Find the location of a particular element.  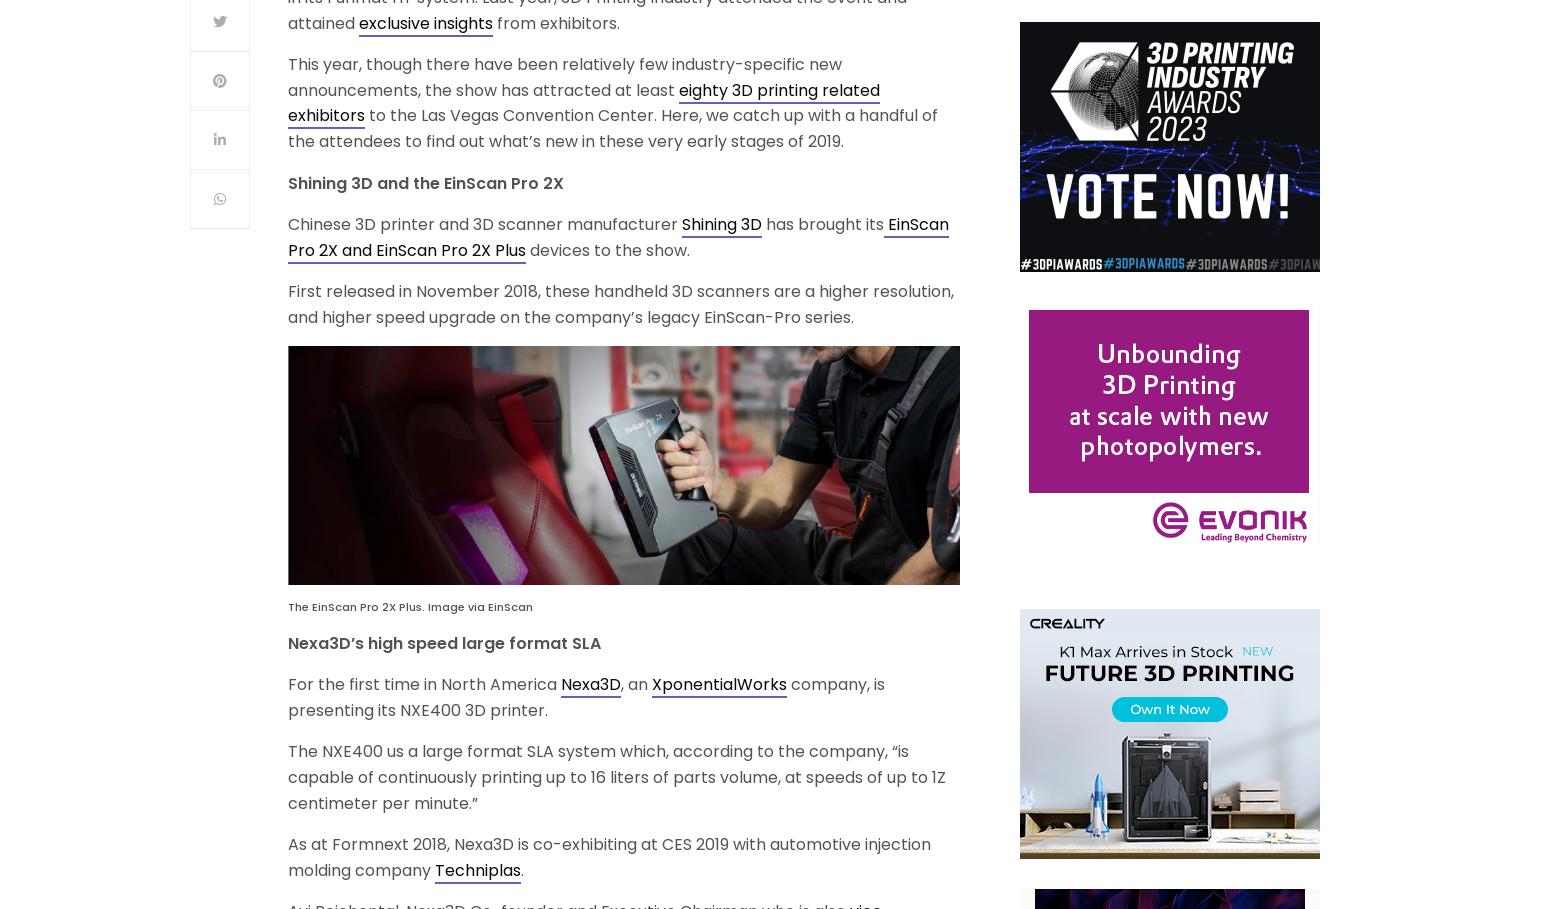

'company, is presenting its NXE400 3D printer.' is located at coordinates (586, 697).